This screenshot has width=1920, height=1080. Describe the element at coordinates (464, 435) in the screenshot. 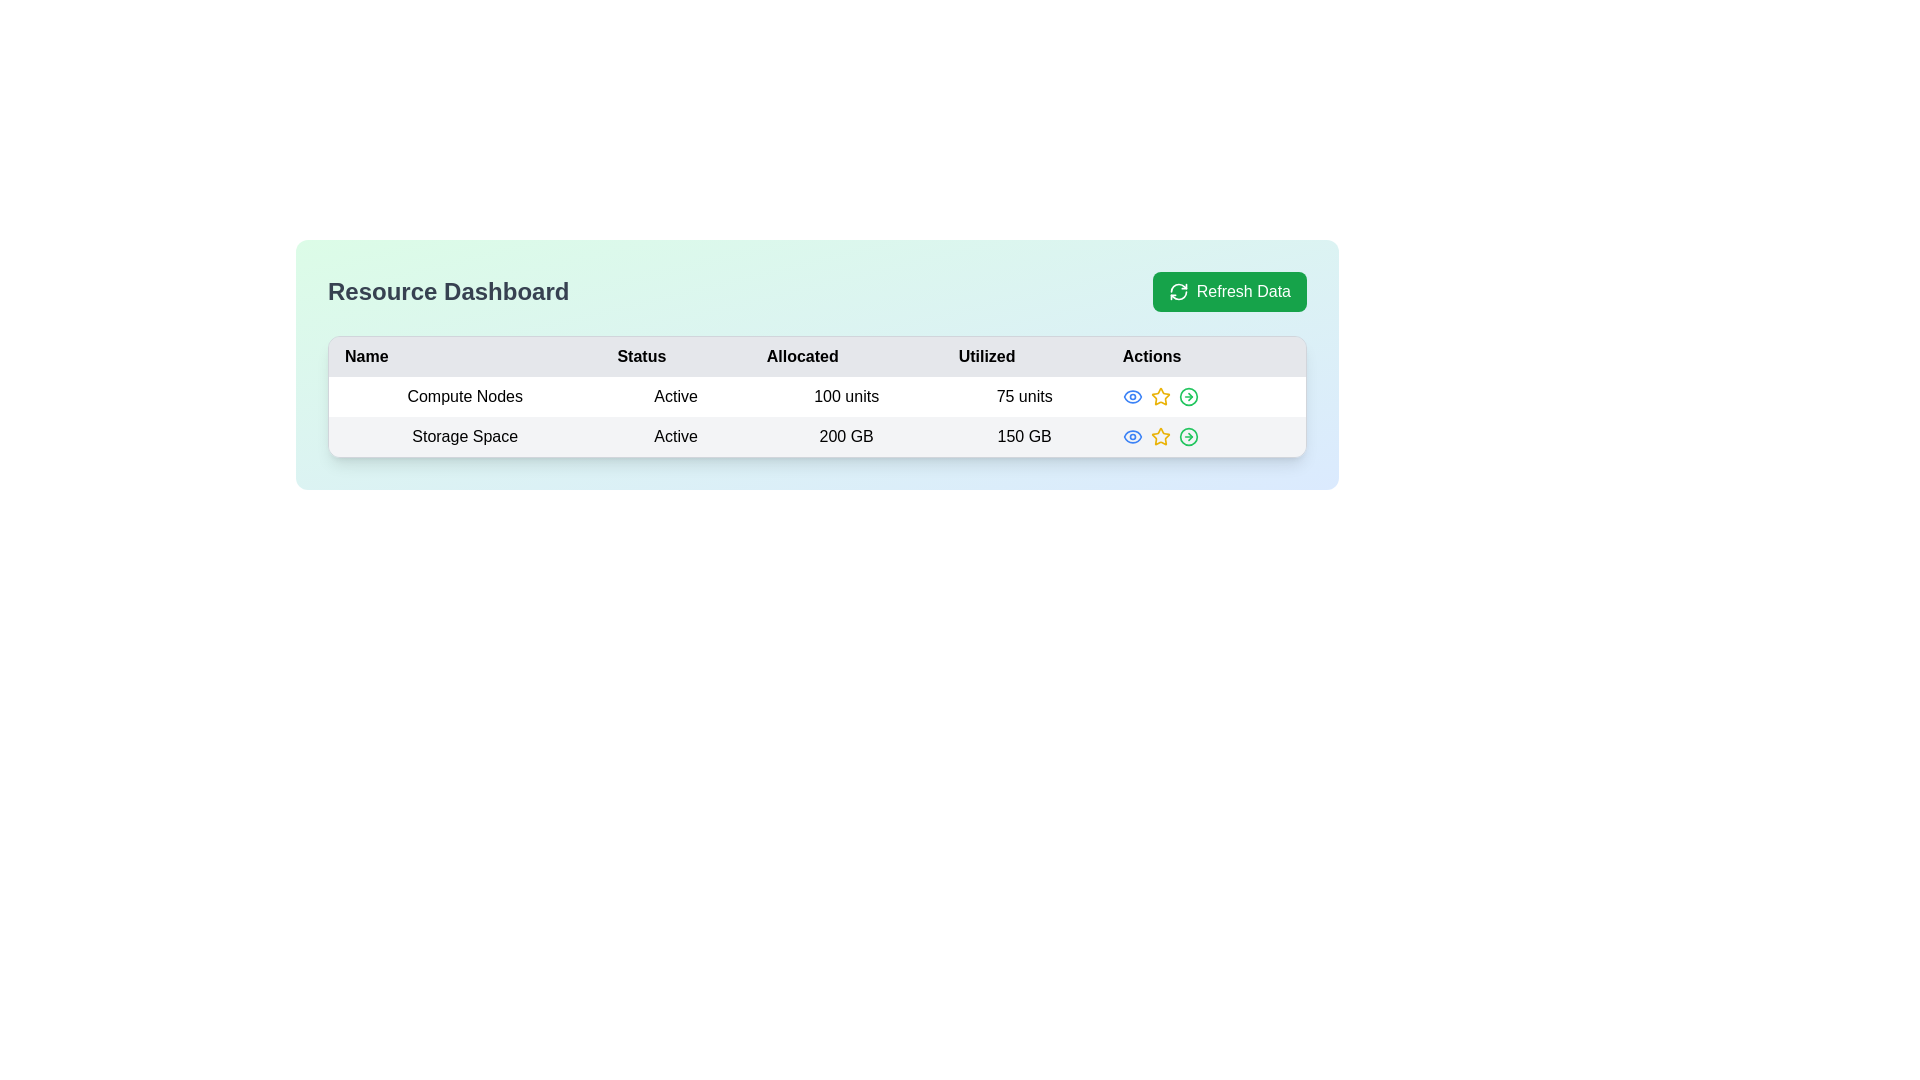

I see `text of the 'Storage Space' label located in the second row of the table under the column labeled 'Name'` at that location.